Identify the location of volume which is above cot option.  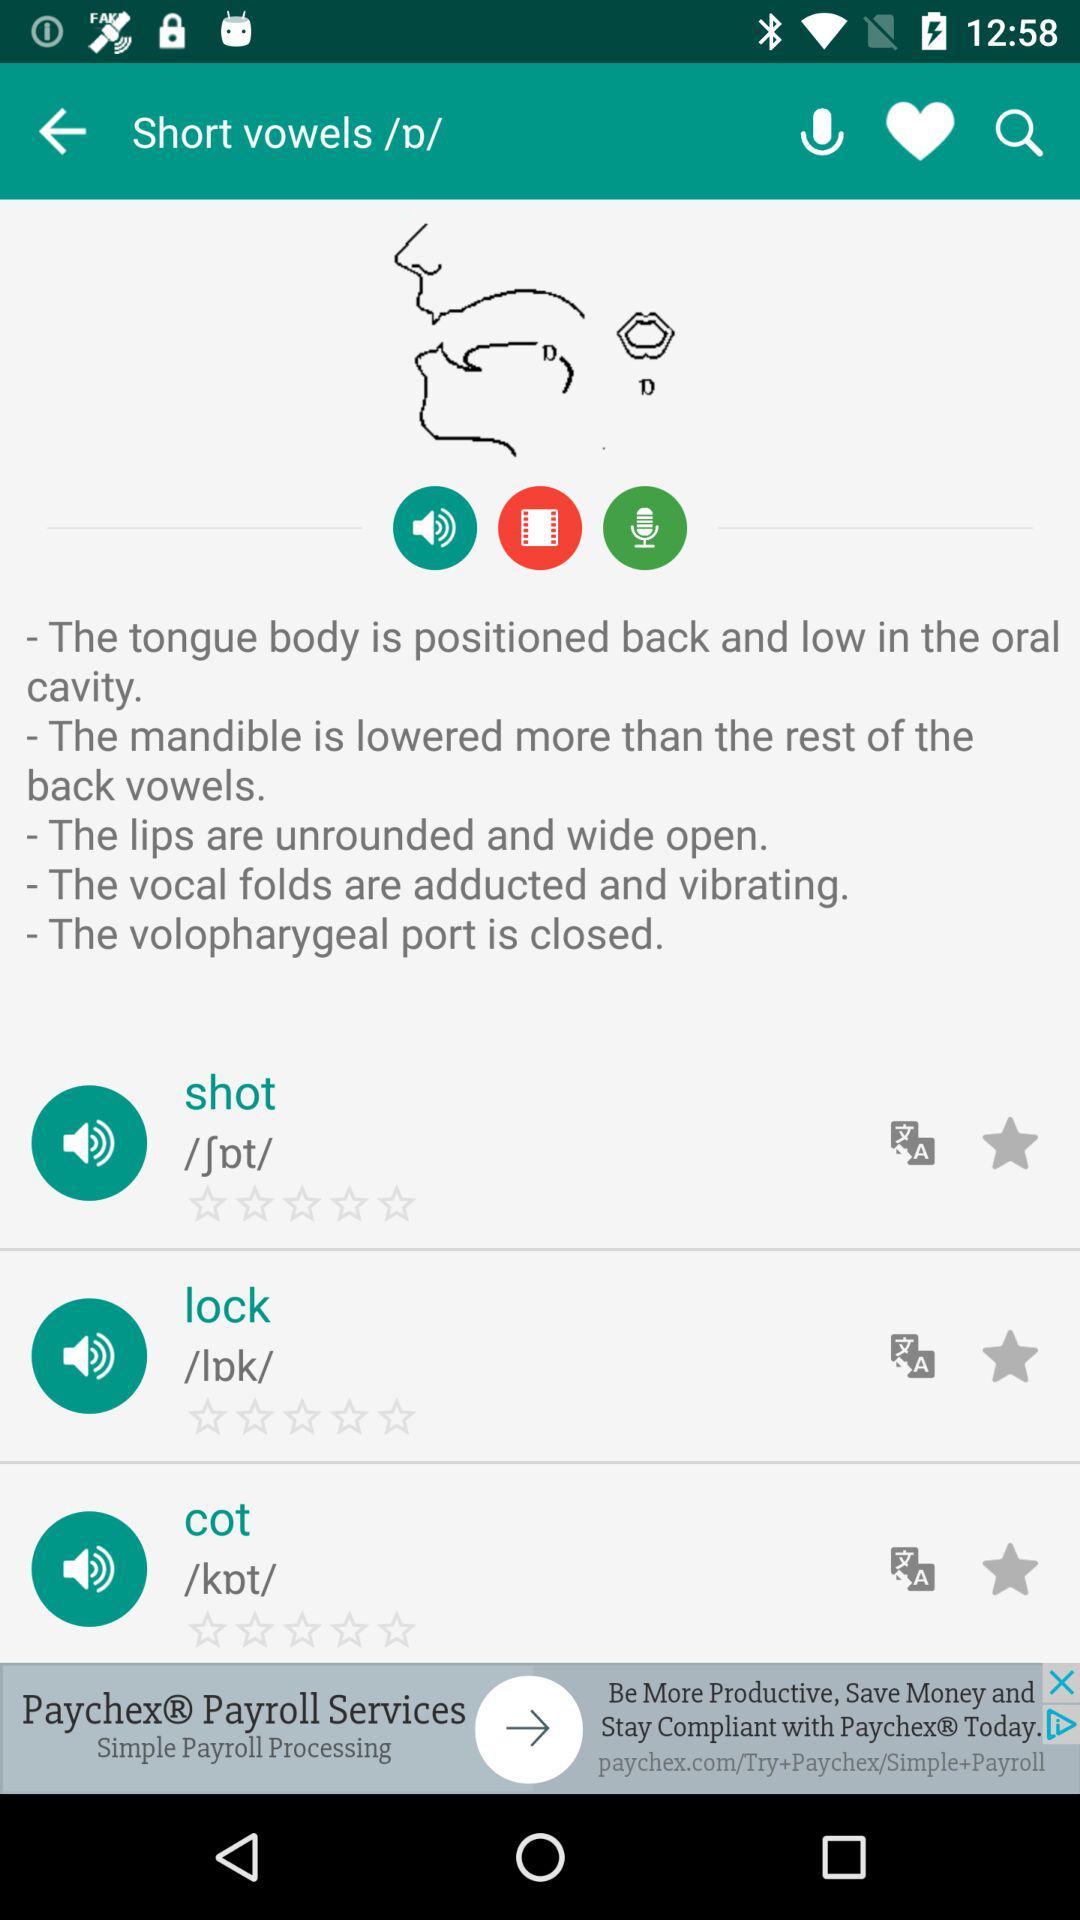
(88, 1355).